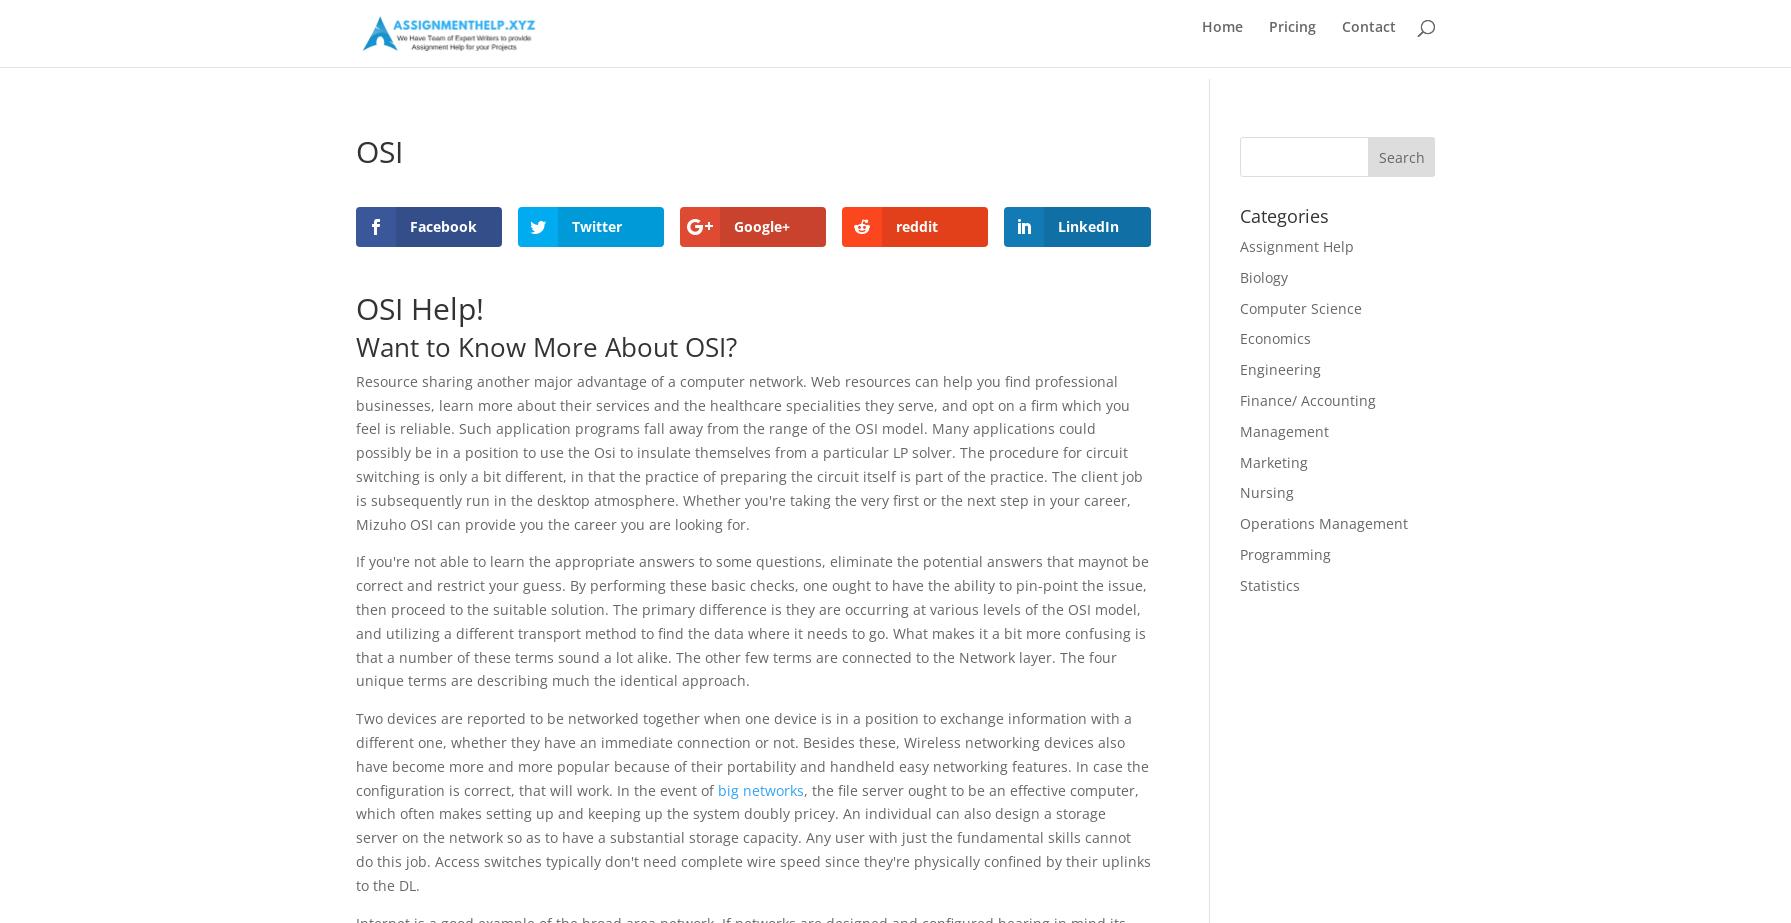 Image resolution: width=1791 pixels, height=923 pixels. Describe the element at coordinates (1306, 399) in the screenshot. I see `'Finance/ Accounting'` at that location.